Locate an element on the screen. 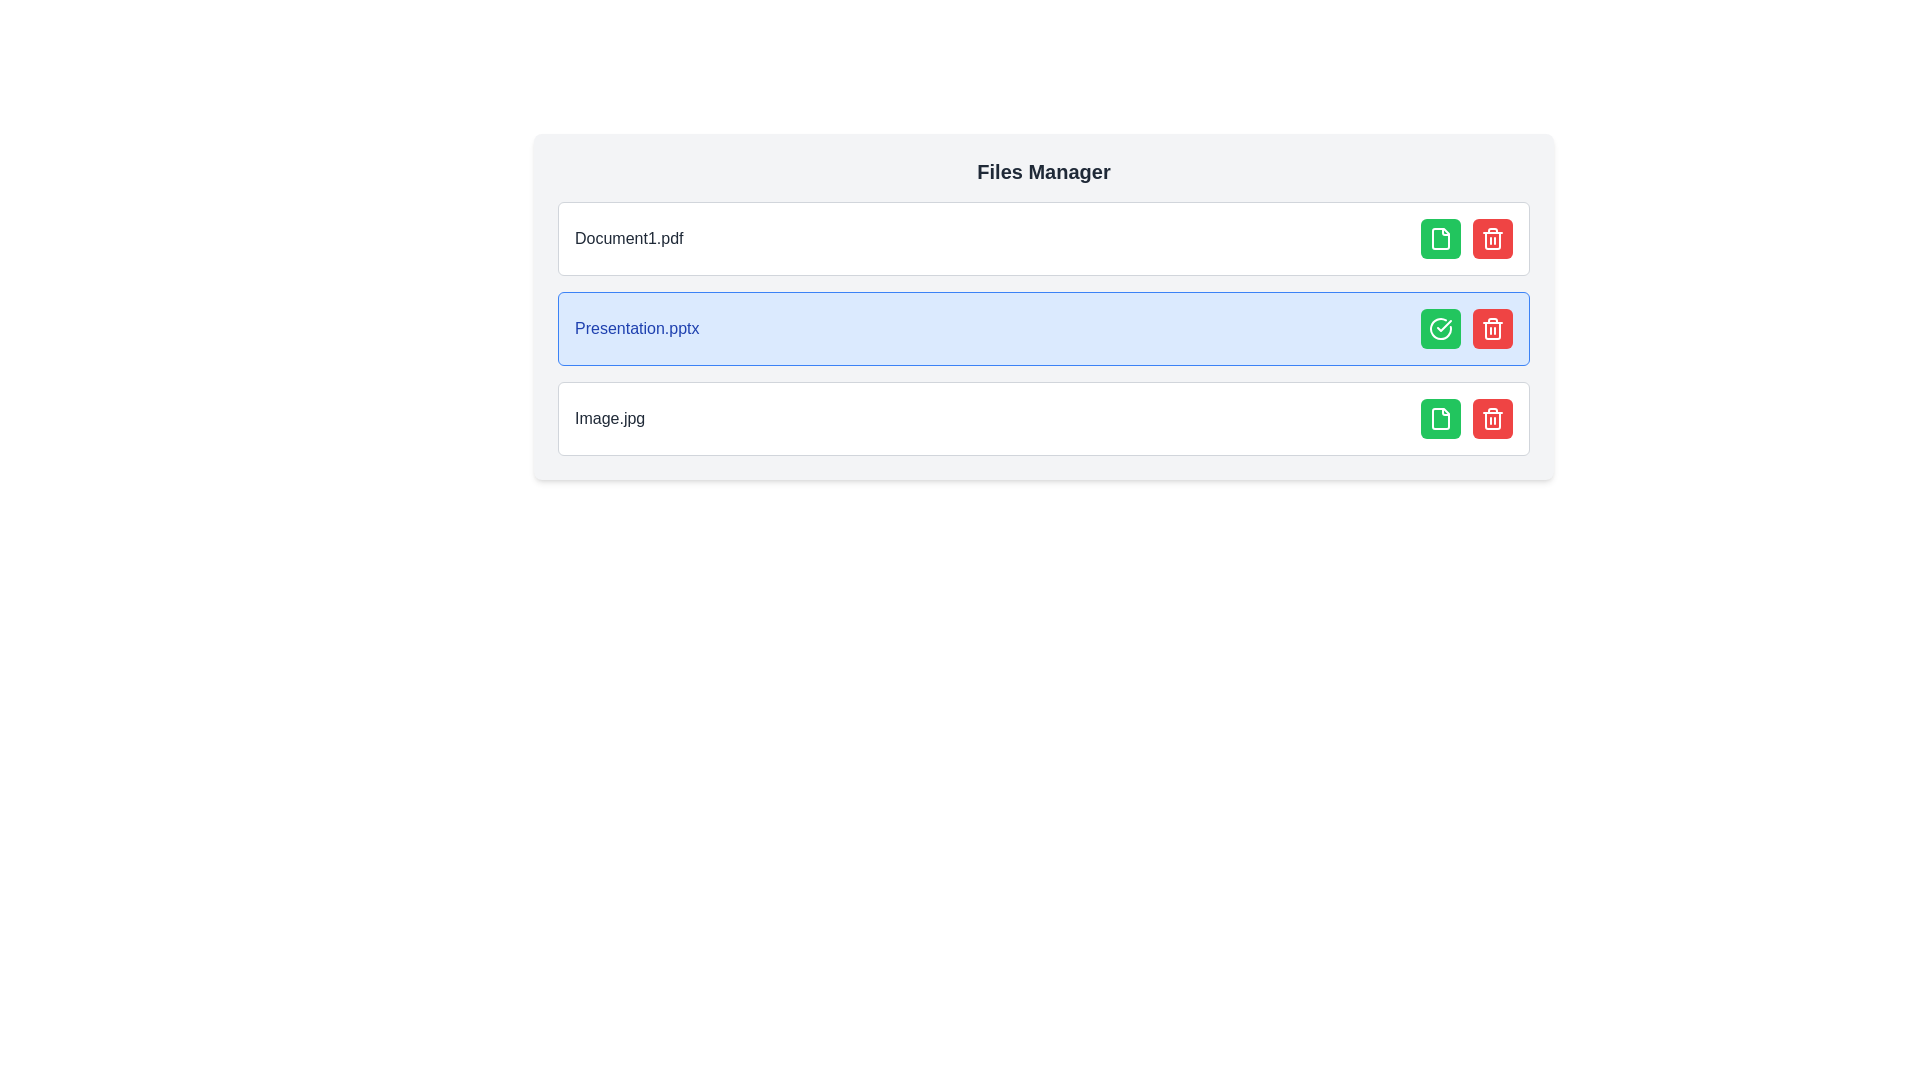 The image size is (1920, 1080). the SVG icon representing a file associated with a list item, located to the left of its title in the file manager layout is located at coordinates (1440, 418).